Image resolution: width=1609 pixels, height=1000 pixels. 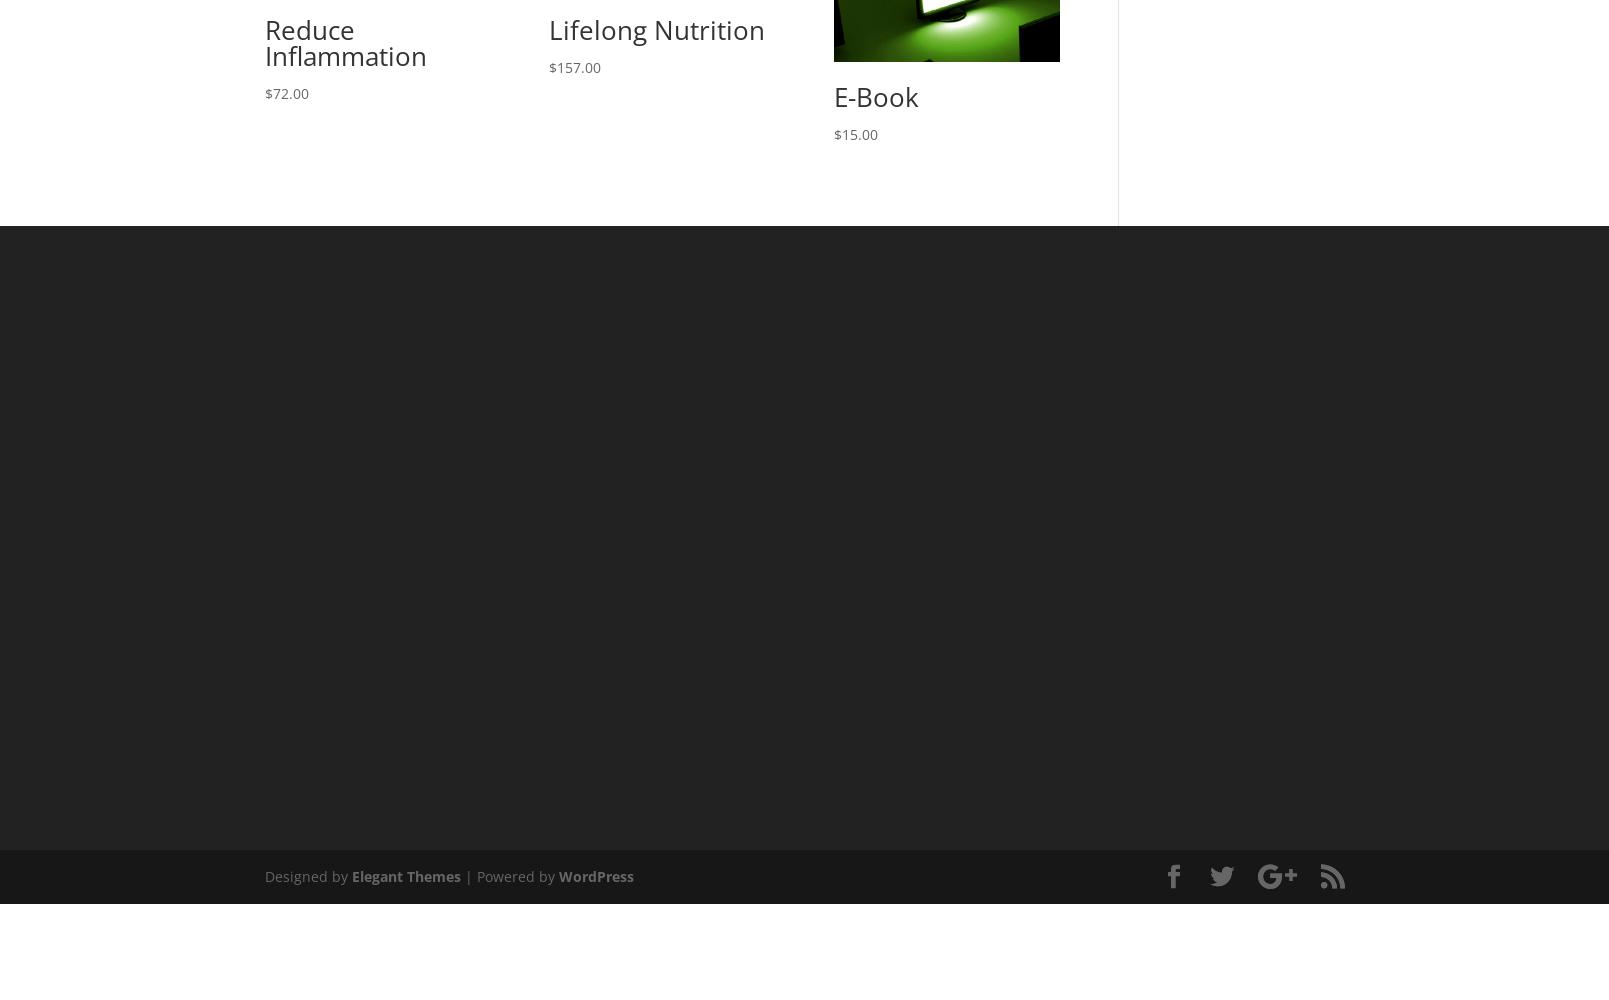 I want to click on '157.00', so click(x=579, y=66).